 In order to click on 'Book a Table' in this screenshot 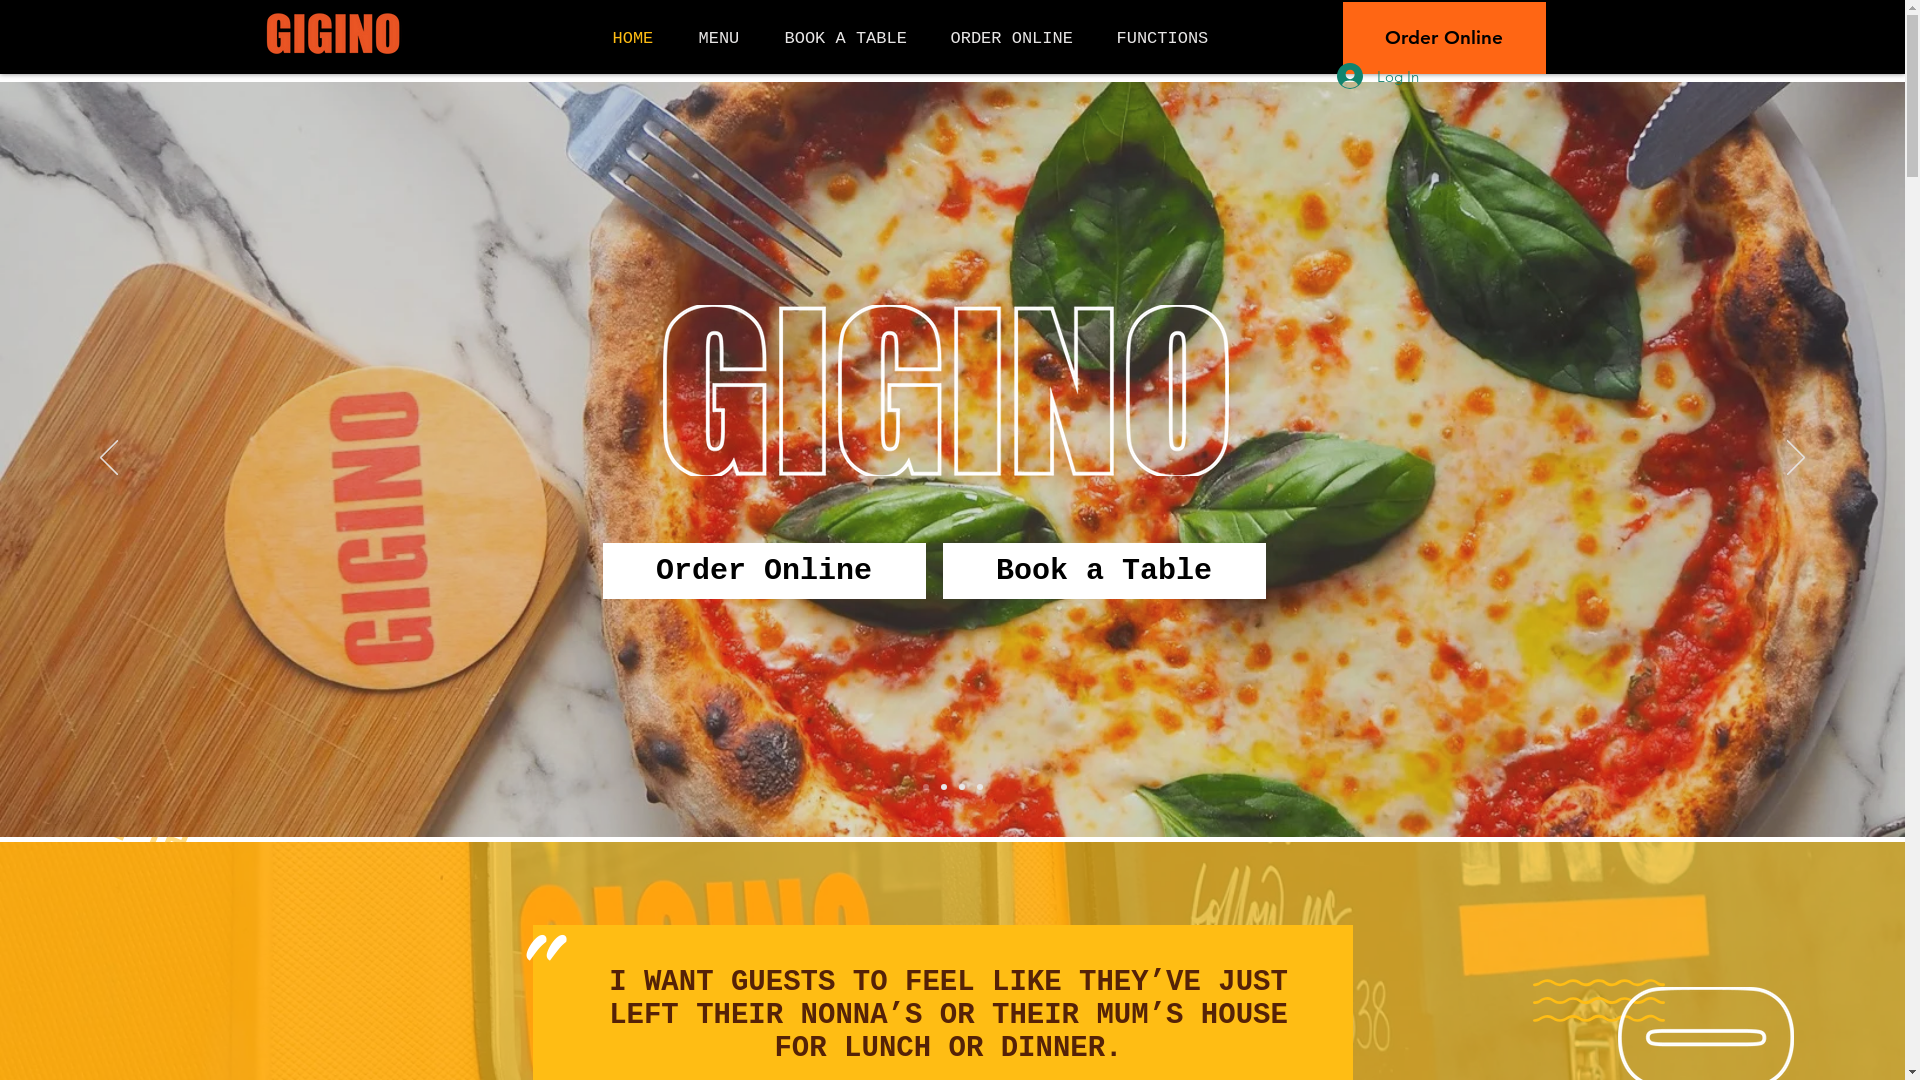, I will do `click(1102, 570)`.